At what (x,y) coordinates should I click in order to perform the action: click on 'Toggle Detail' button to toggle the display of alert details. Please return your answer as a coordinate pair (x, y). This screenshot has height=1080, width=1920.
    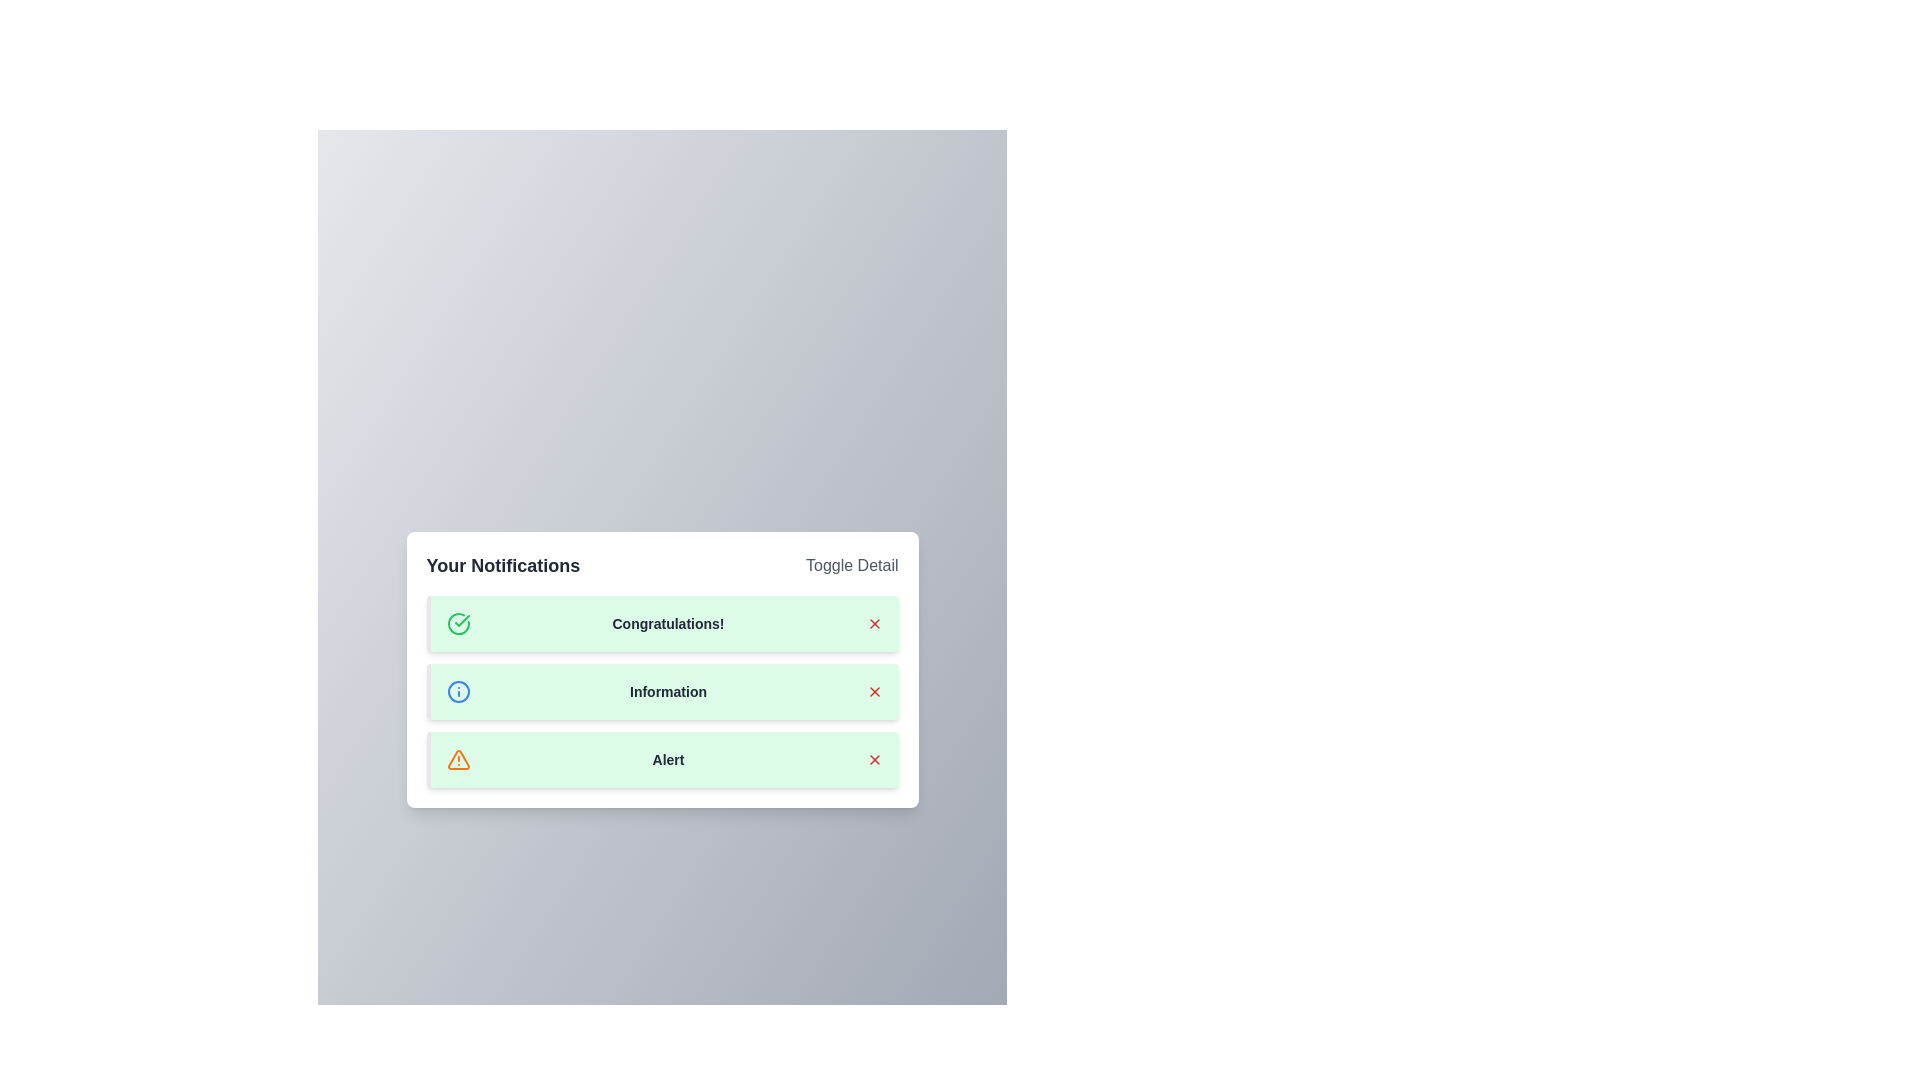
    Looking at the image, I should click on (851, 566).